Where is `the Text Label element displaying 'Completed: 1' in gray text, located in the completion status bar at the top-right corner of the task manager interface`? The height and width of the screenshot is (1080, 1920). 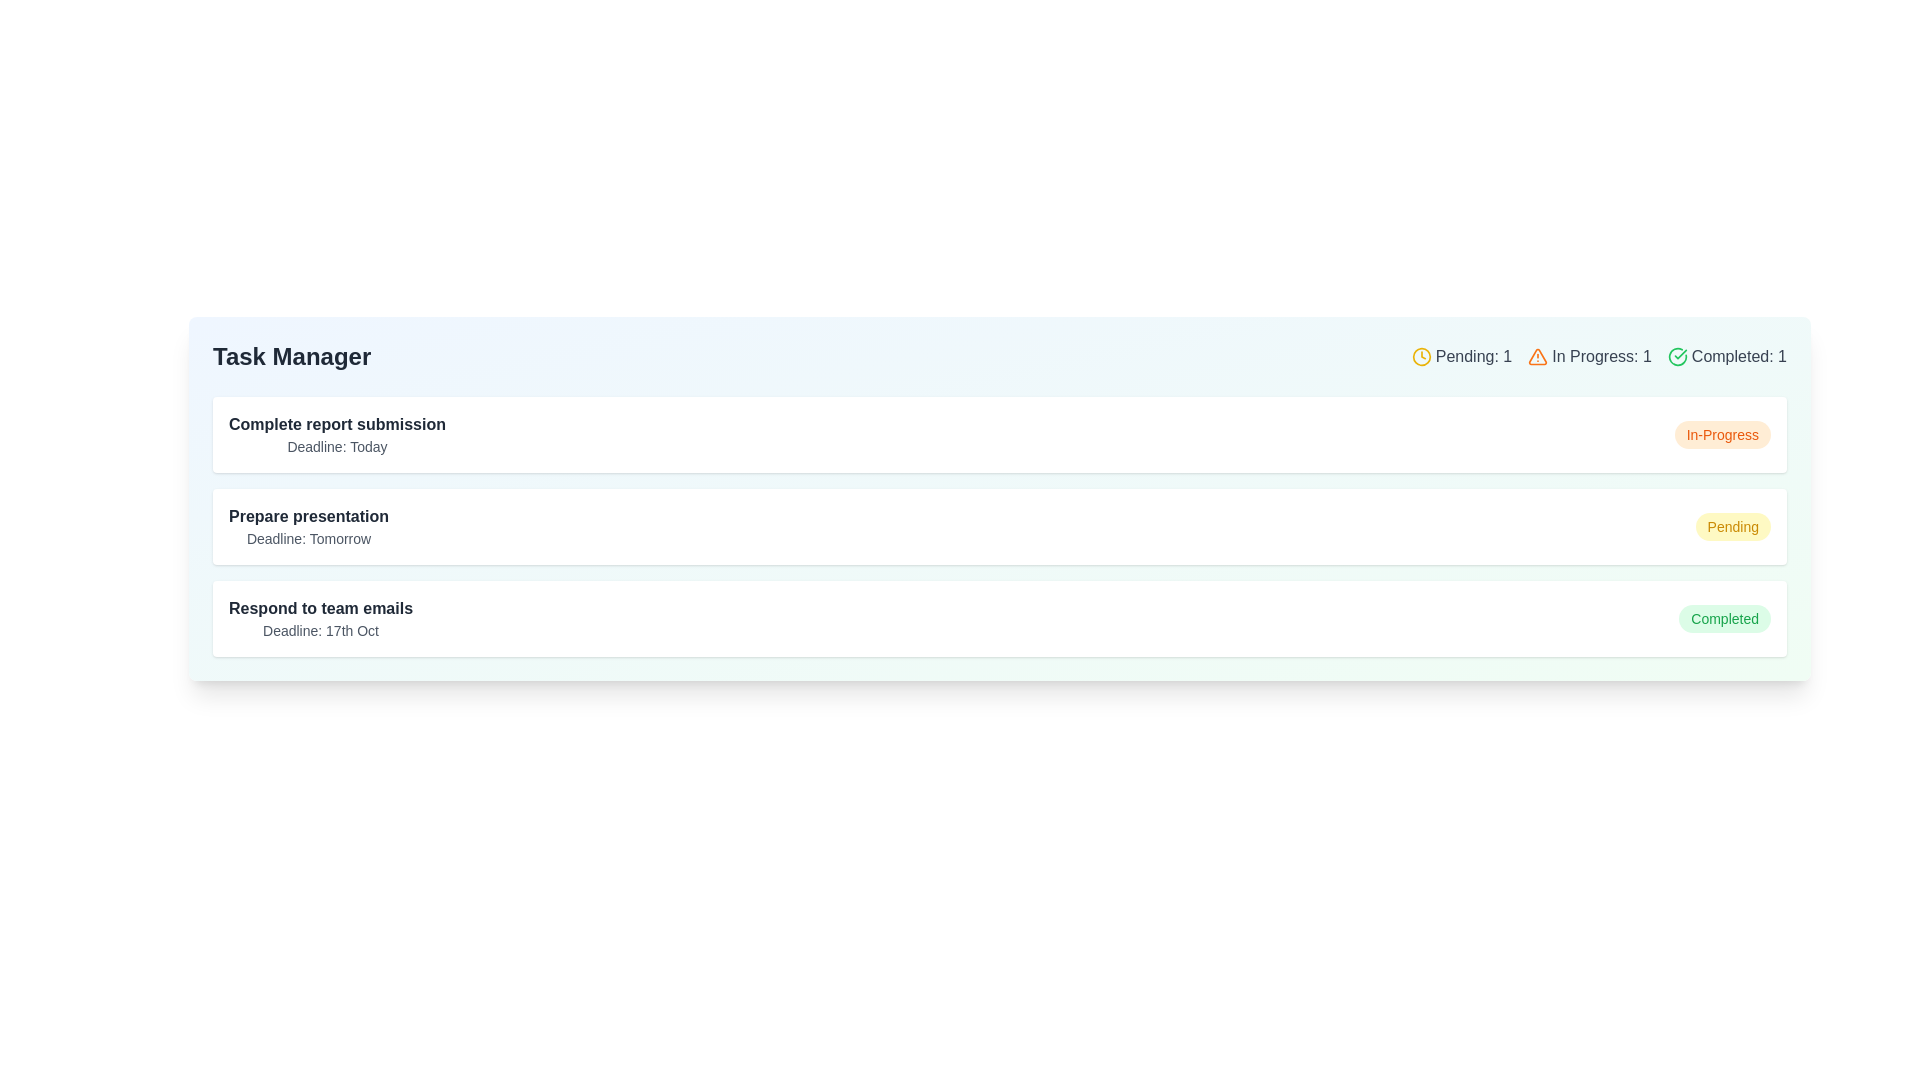
the Text Label element displaying 'Completed: 1' in gray text, located in the completion status bar at the top-right corner of the task manager interface is located at coordinates (1738, 356).